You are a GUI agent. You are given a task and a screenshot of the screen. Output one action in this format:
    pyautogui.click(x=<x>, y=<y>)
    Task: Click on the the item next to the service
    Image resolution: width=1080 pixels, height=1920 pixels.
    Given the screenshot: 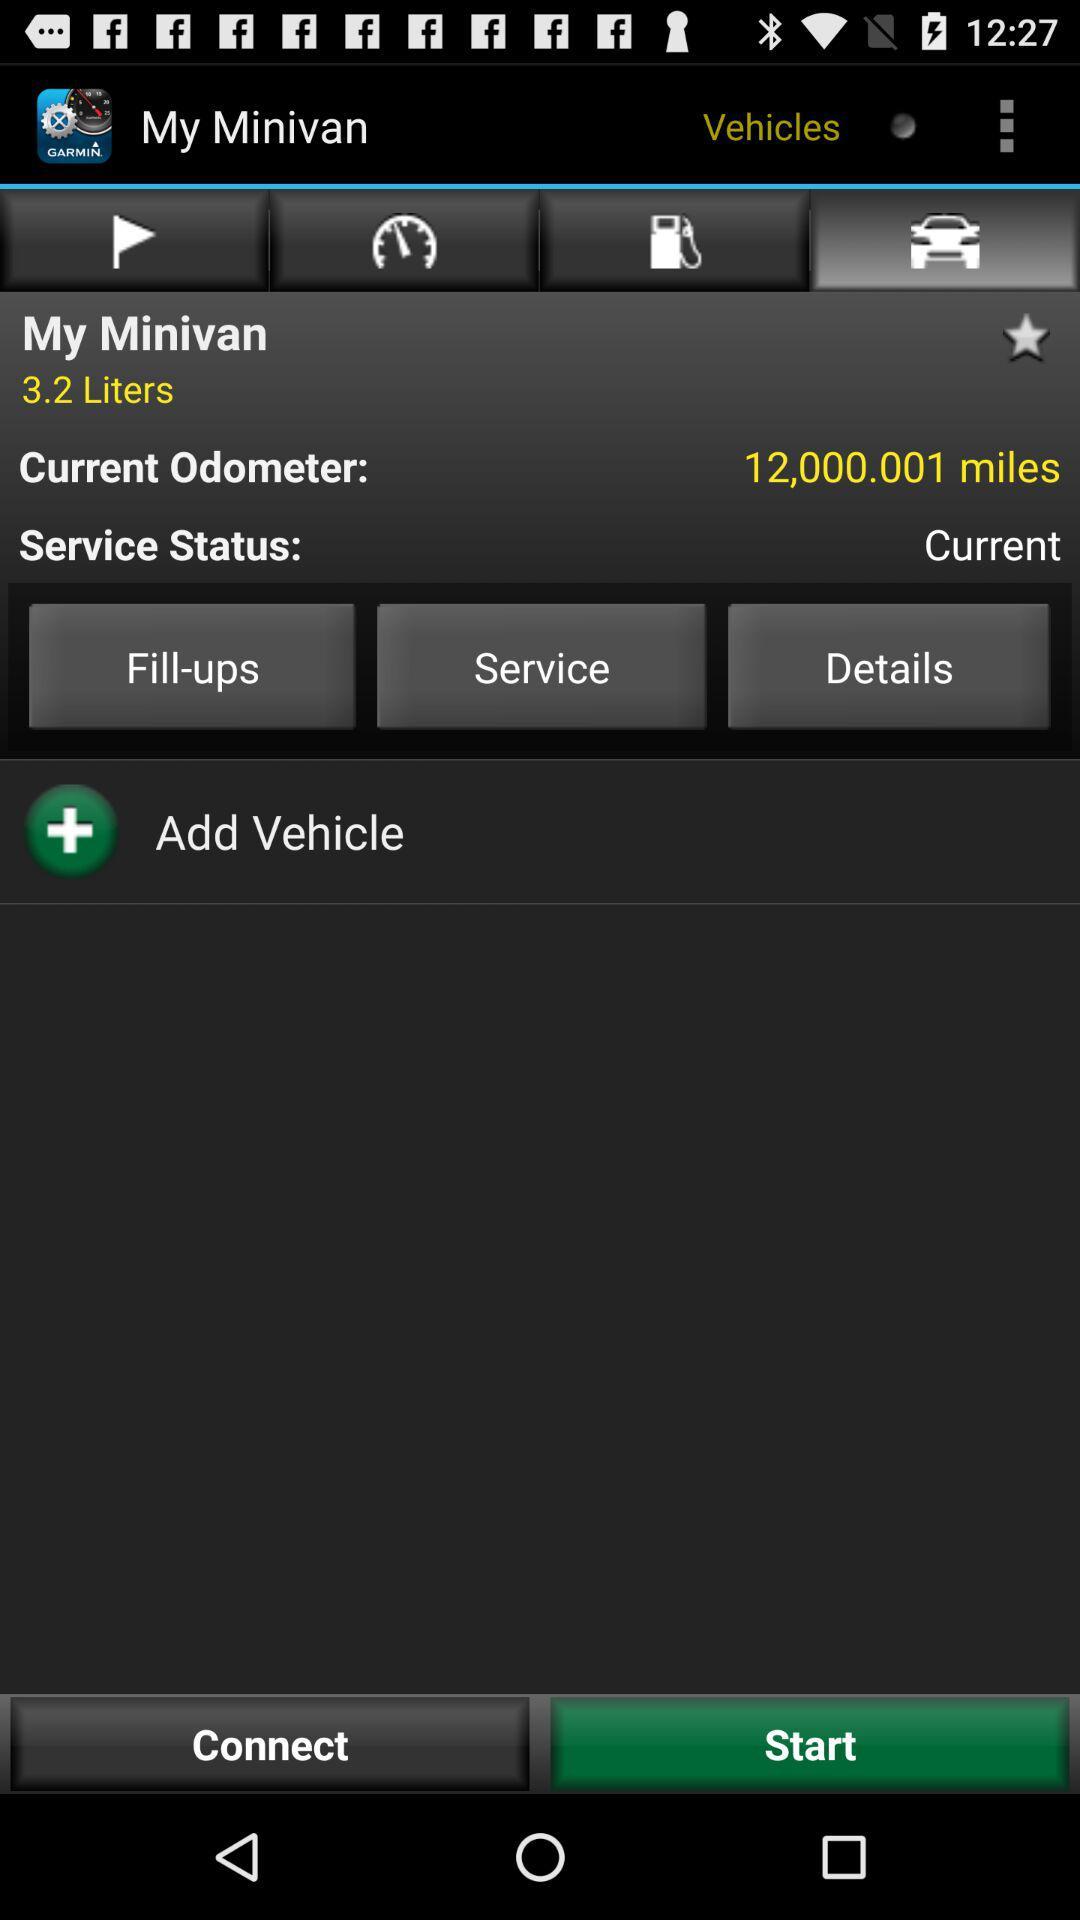 What is the action you would take?
    pyautogui.click(x=192, y=666)
    